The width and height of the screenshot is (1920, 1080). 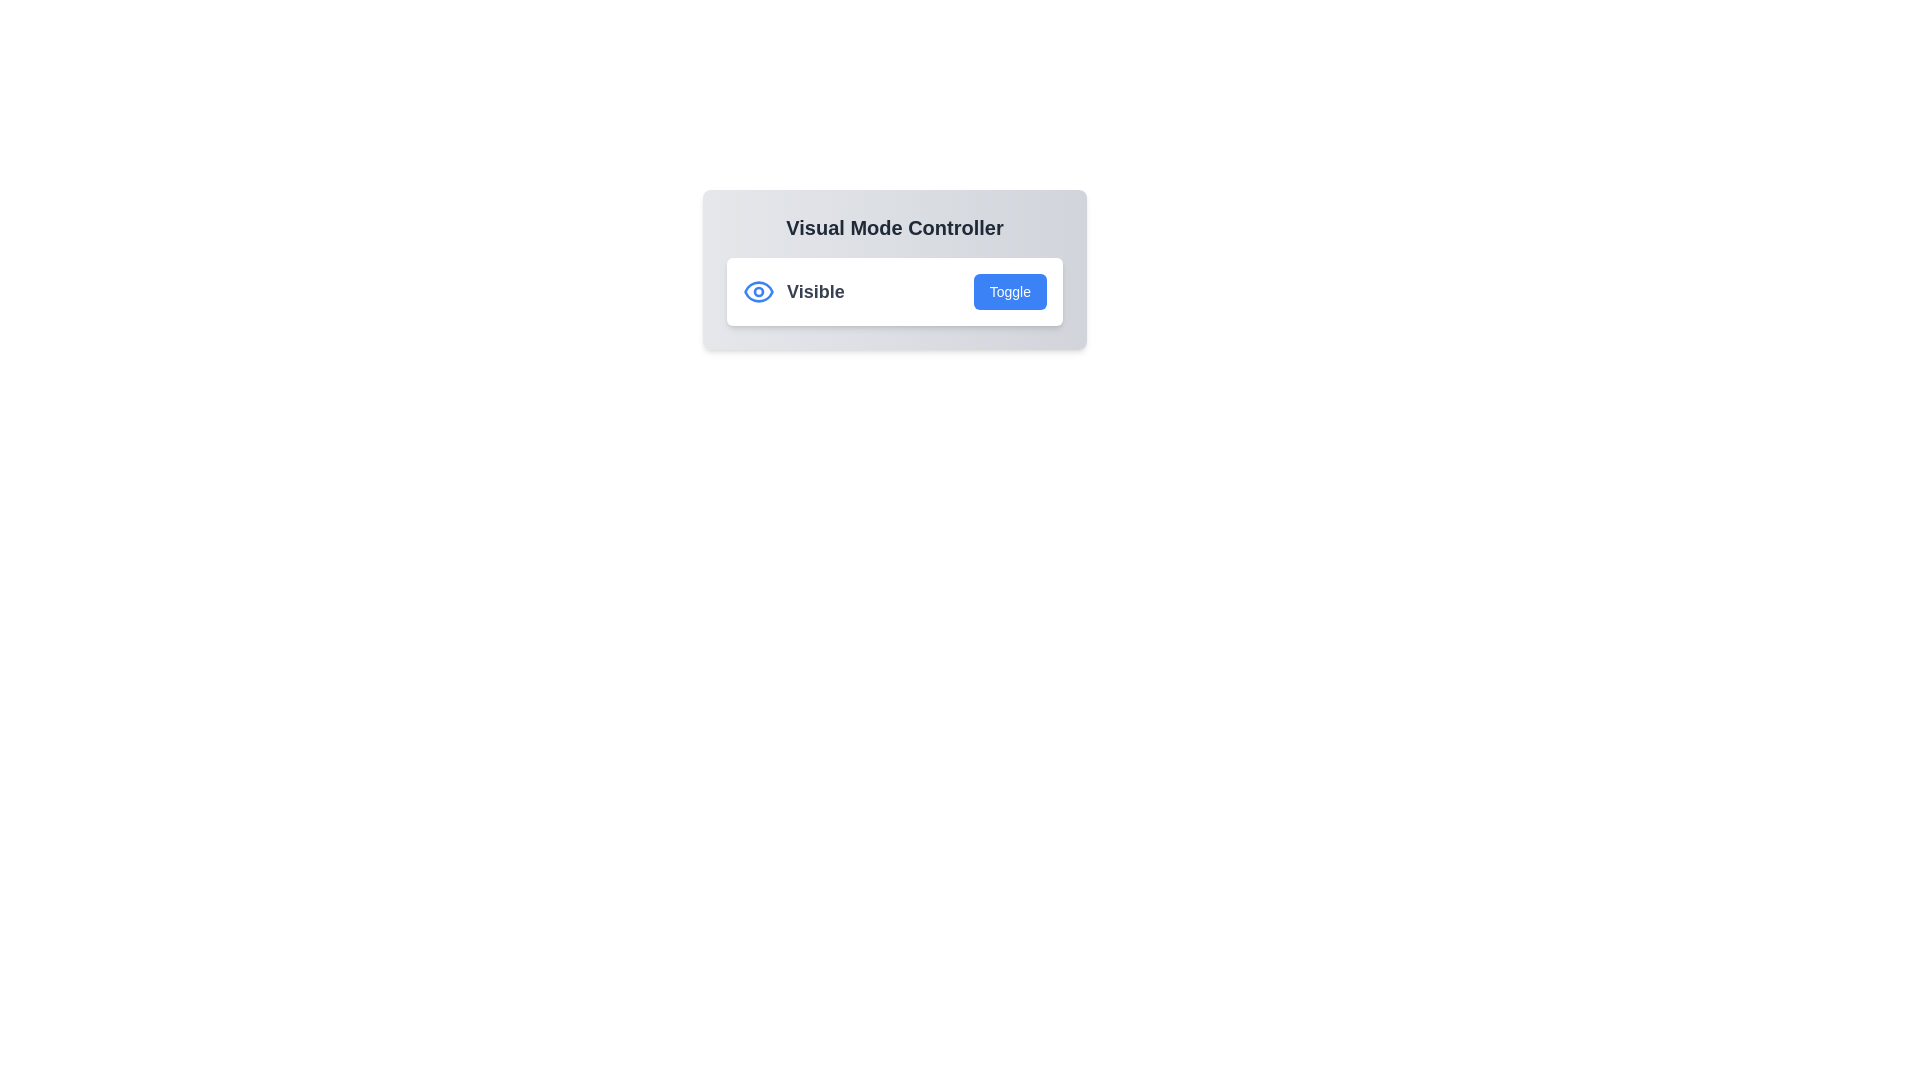 I want to click on the visibility icon to toggle the visibility state, so click(x=757, y=292).